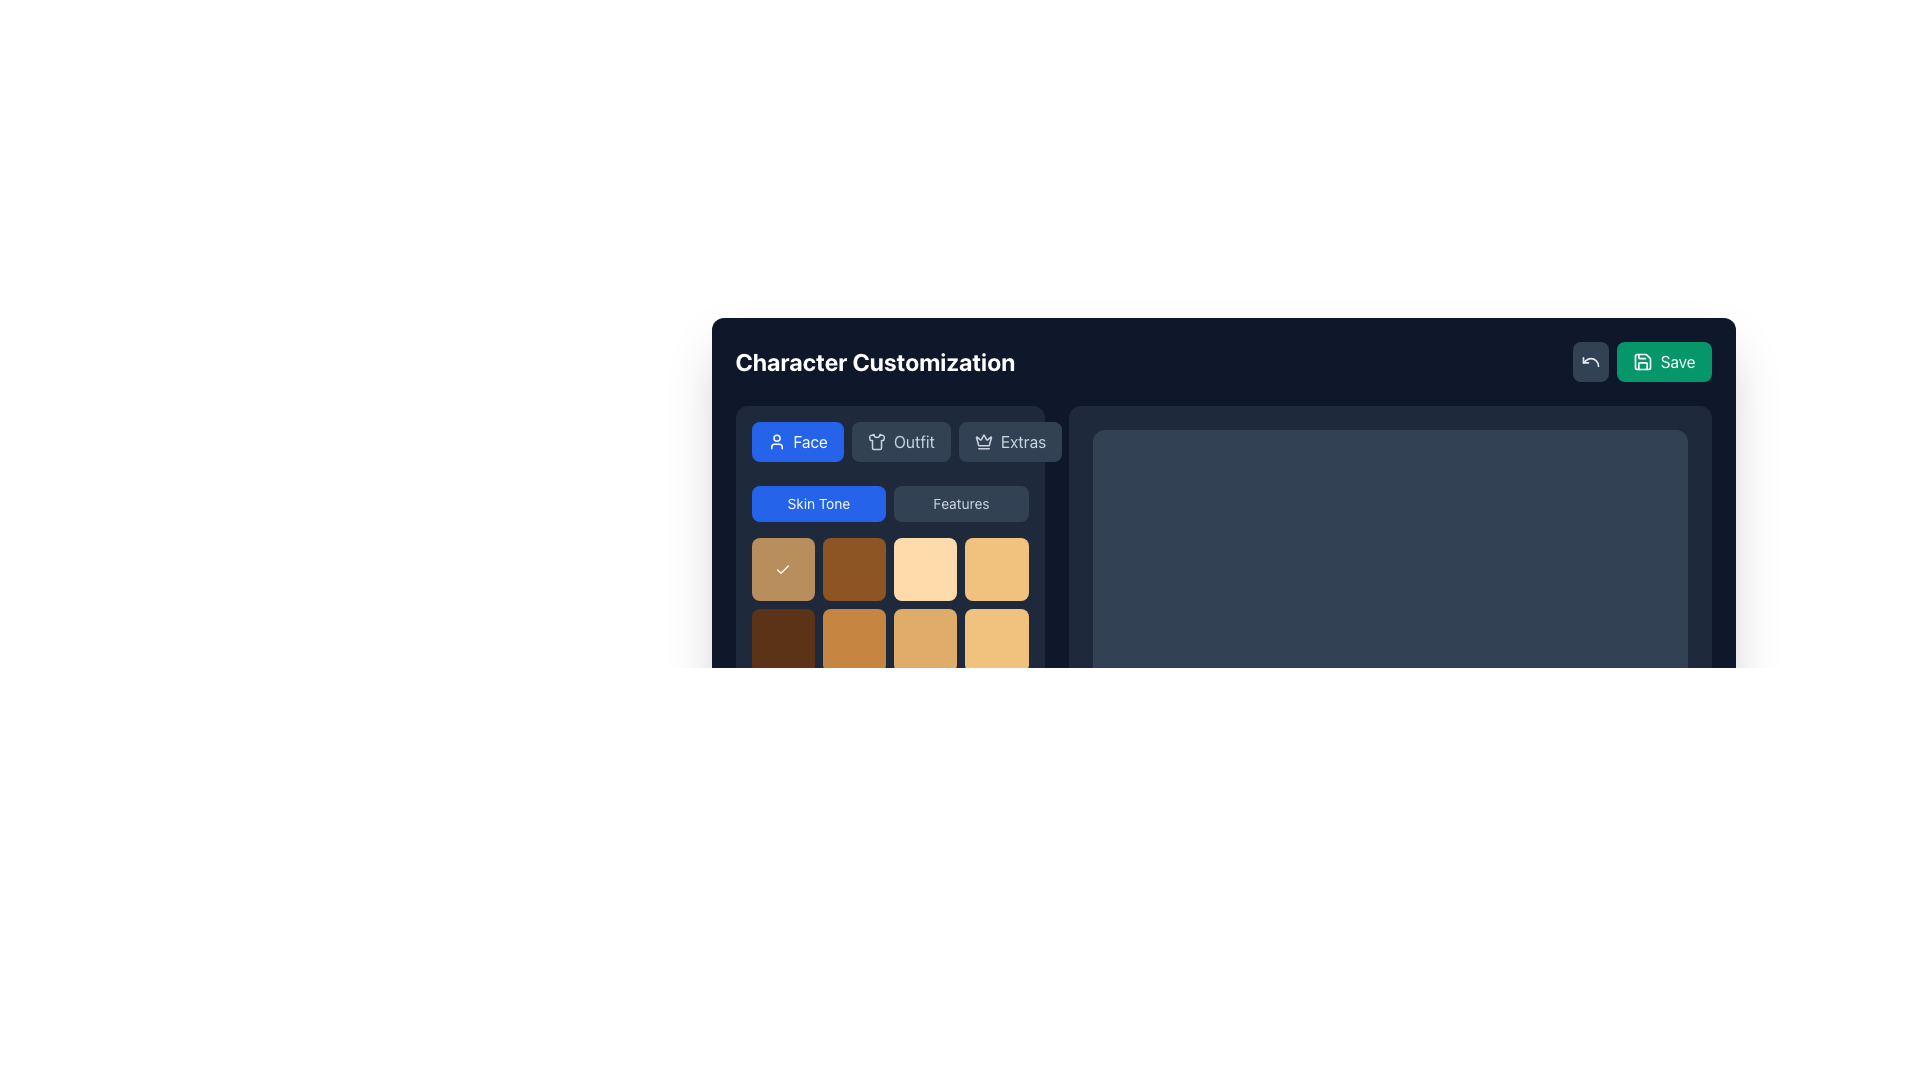  Describe the element at coordinates (782, 569) in the screenshot. I see `the first tile in the top-left corner of the 4x3 grid layout, which has a light brown background and a white check mark icon` at that location.